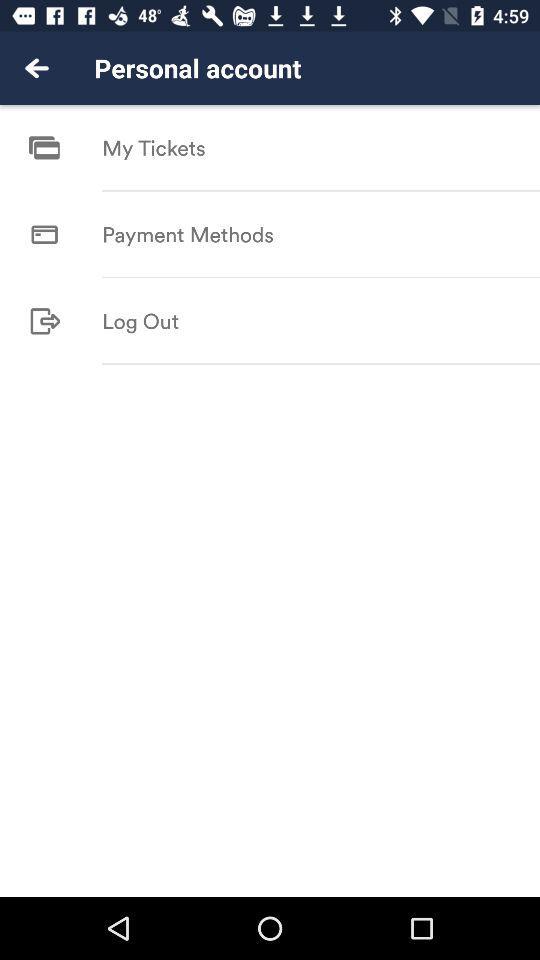 This screenshot has width=540, height=960. What do you see at coordinates (152, 147) in the screenshot?
I see `my tickets` at bounding box center [152, 147].